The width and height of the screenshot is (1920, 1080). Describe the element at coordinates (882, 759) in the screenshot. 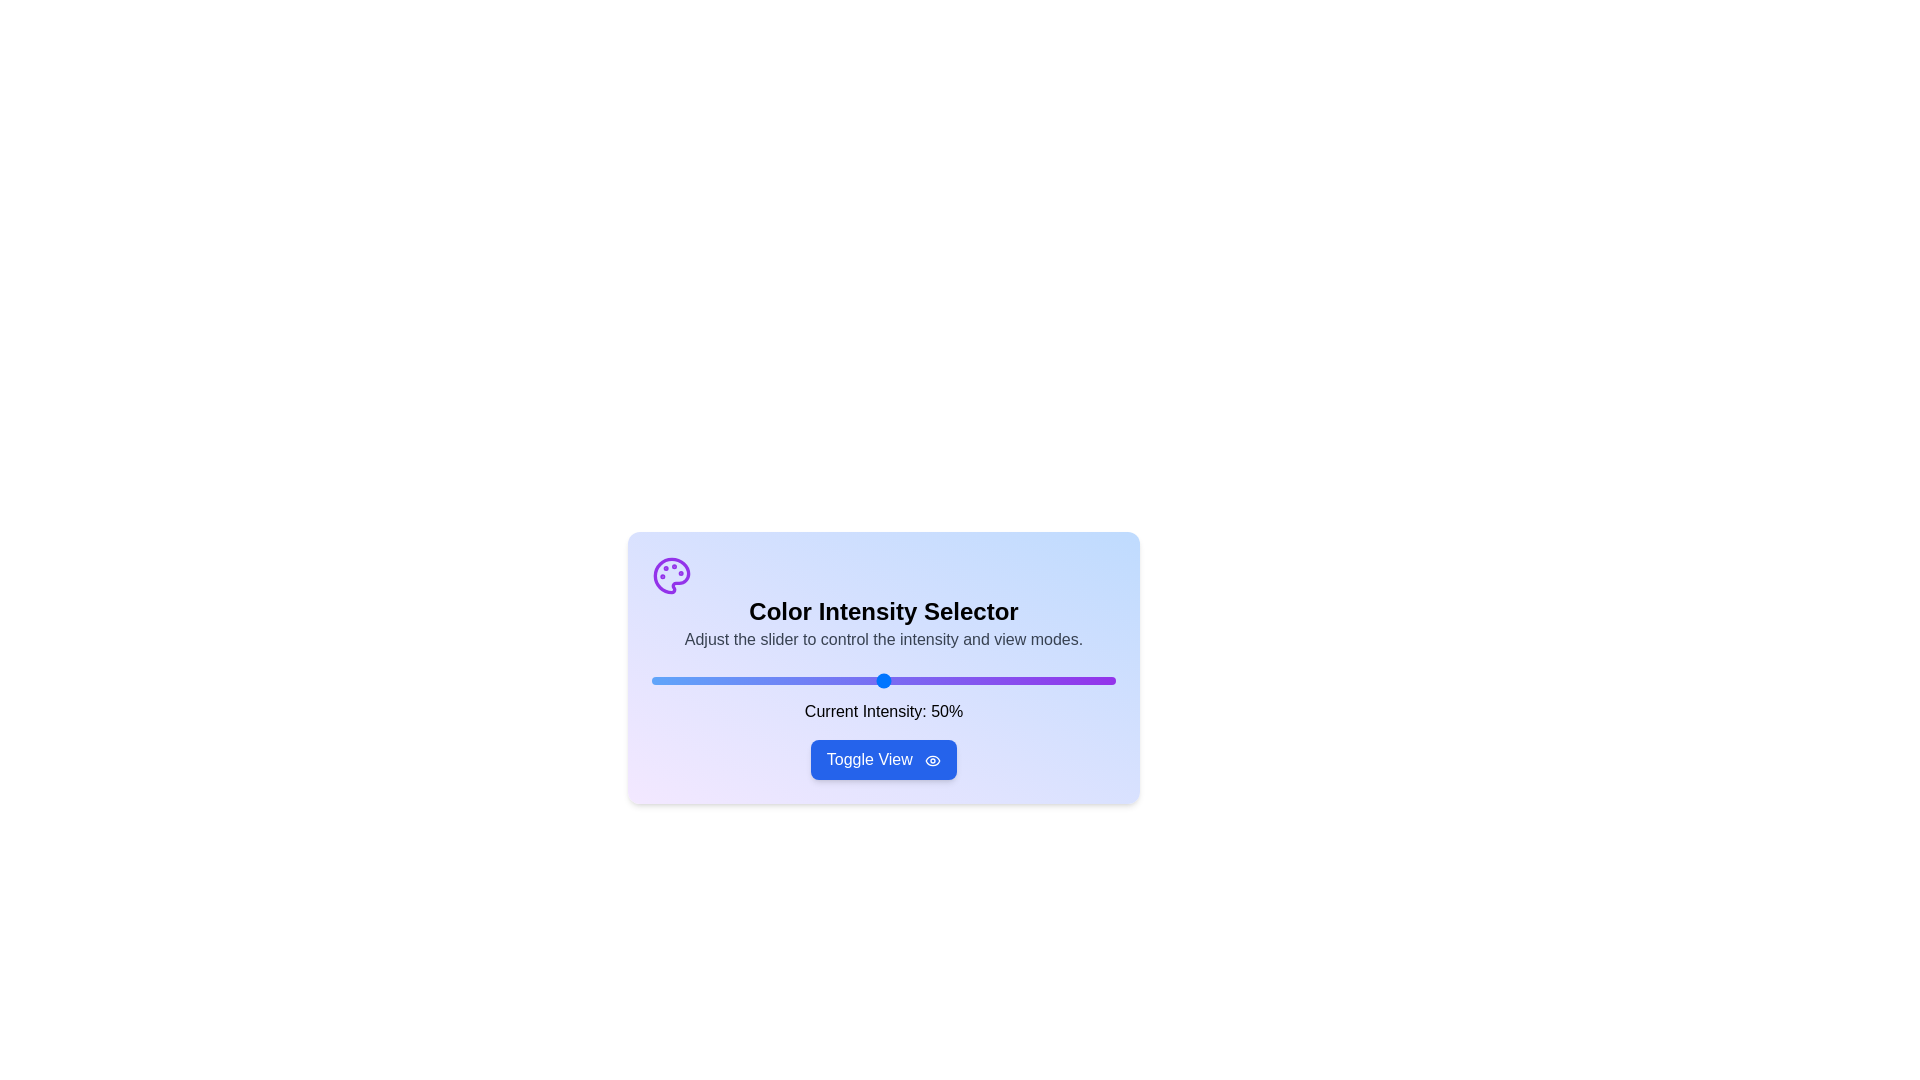

I see `the 'Toggle View' button to switch the view mode` at that location.